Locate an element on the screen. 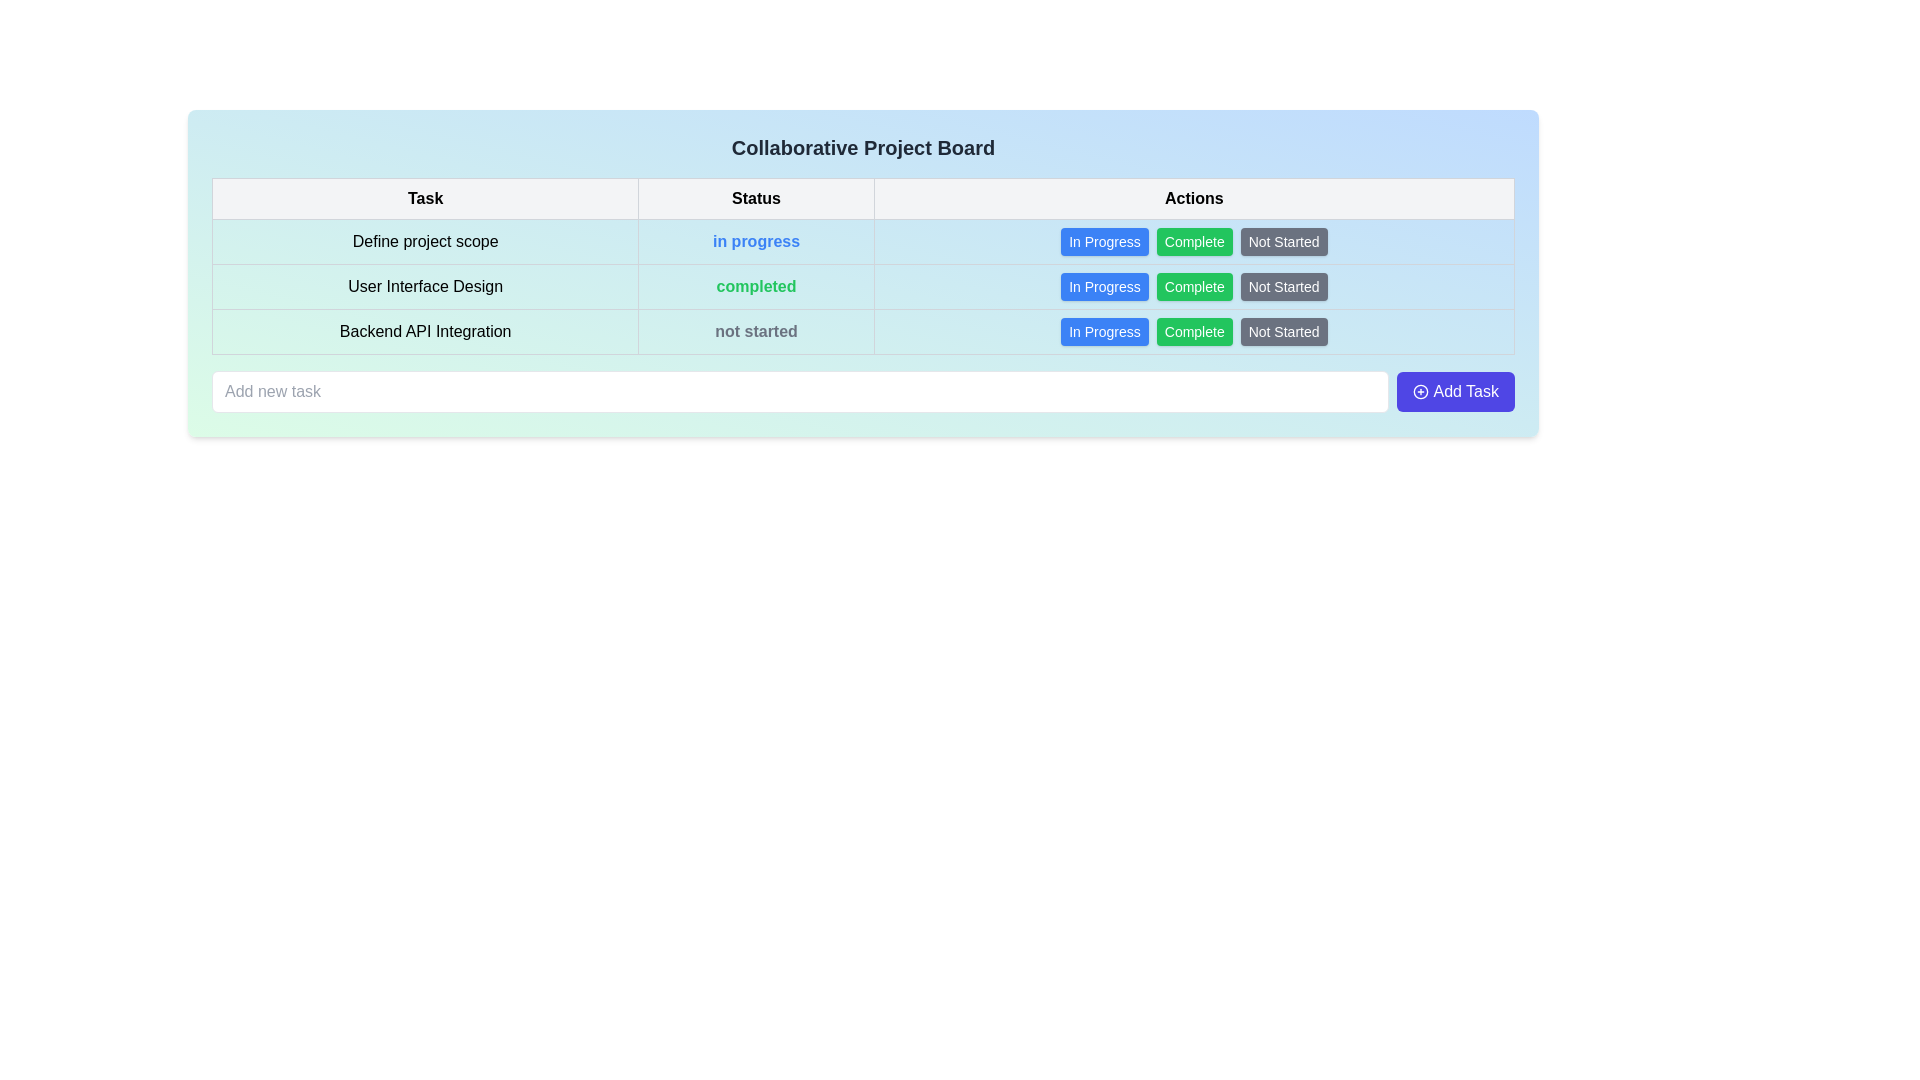 This screenshot has height=1080, width=1920. the header text element located at the top of the interface, which serves as a title for the section above the task table is located at coordinates (863, 146).